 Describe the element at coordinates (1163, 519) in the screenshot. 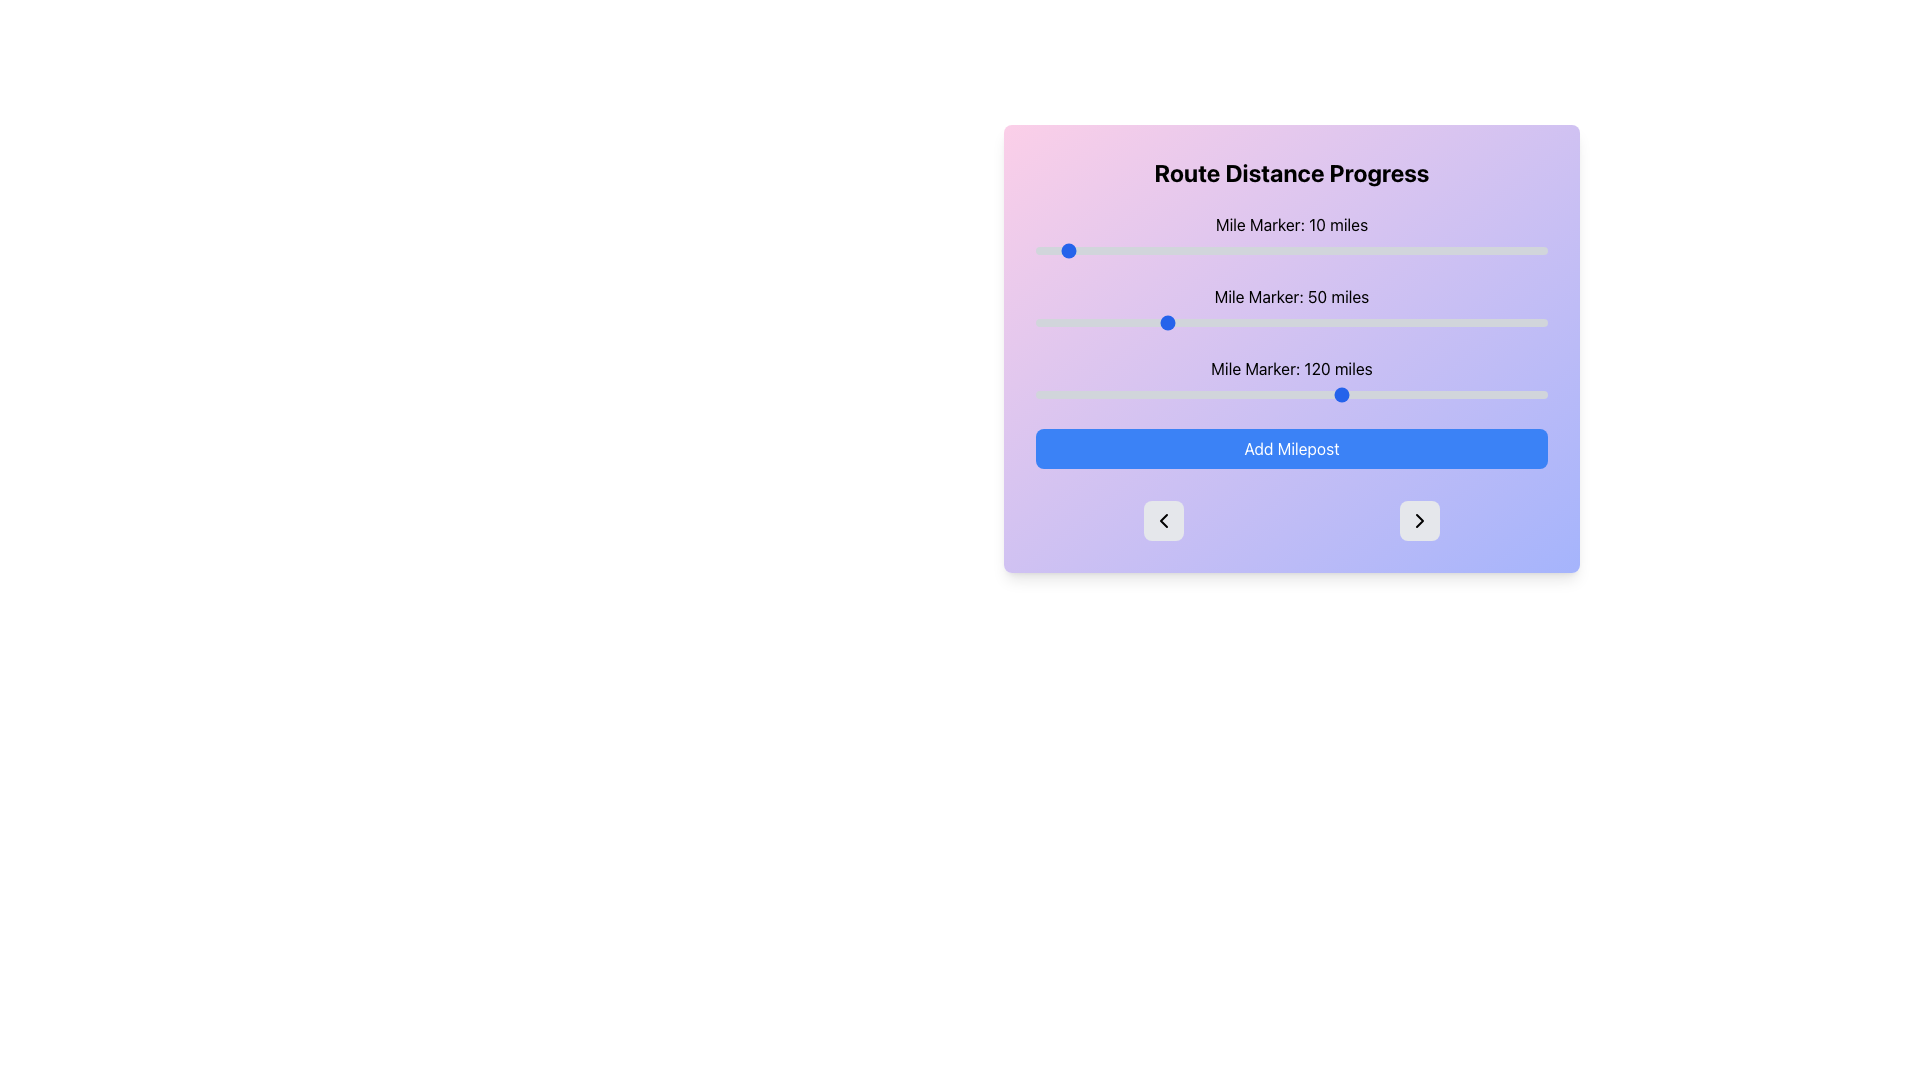

I see `the left-pointing chevron icon, which is styled with a gray stroke and positioned at the bottom left of the dialog interface` at that location.